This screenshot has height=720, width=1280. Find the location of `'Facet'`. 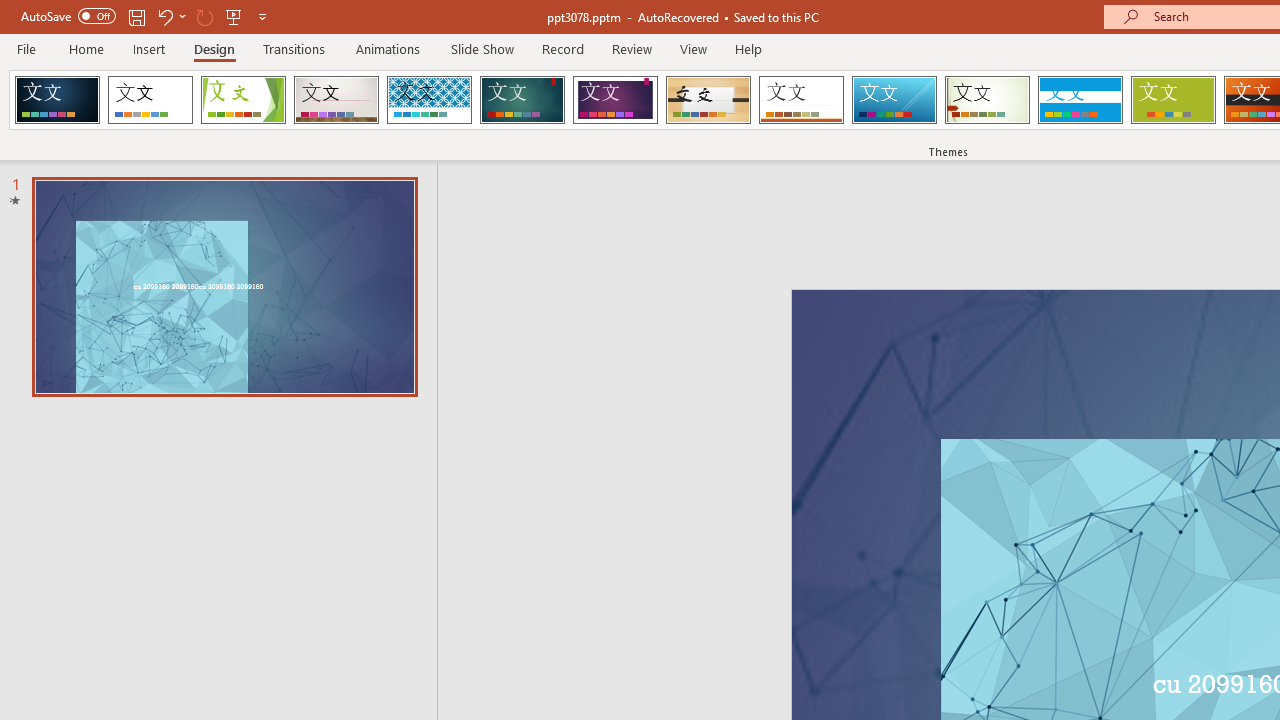

'Facet' is located at coordinates (242, 100).